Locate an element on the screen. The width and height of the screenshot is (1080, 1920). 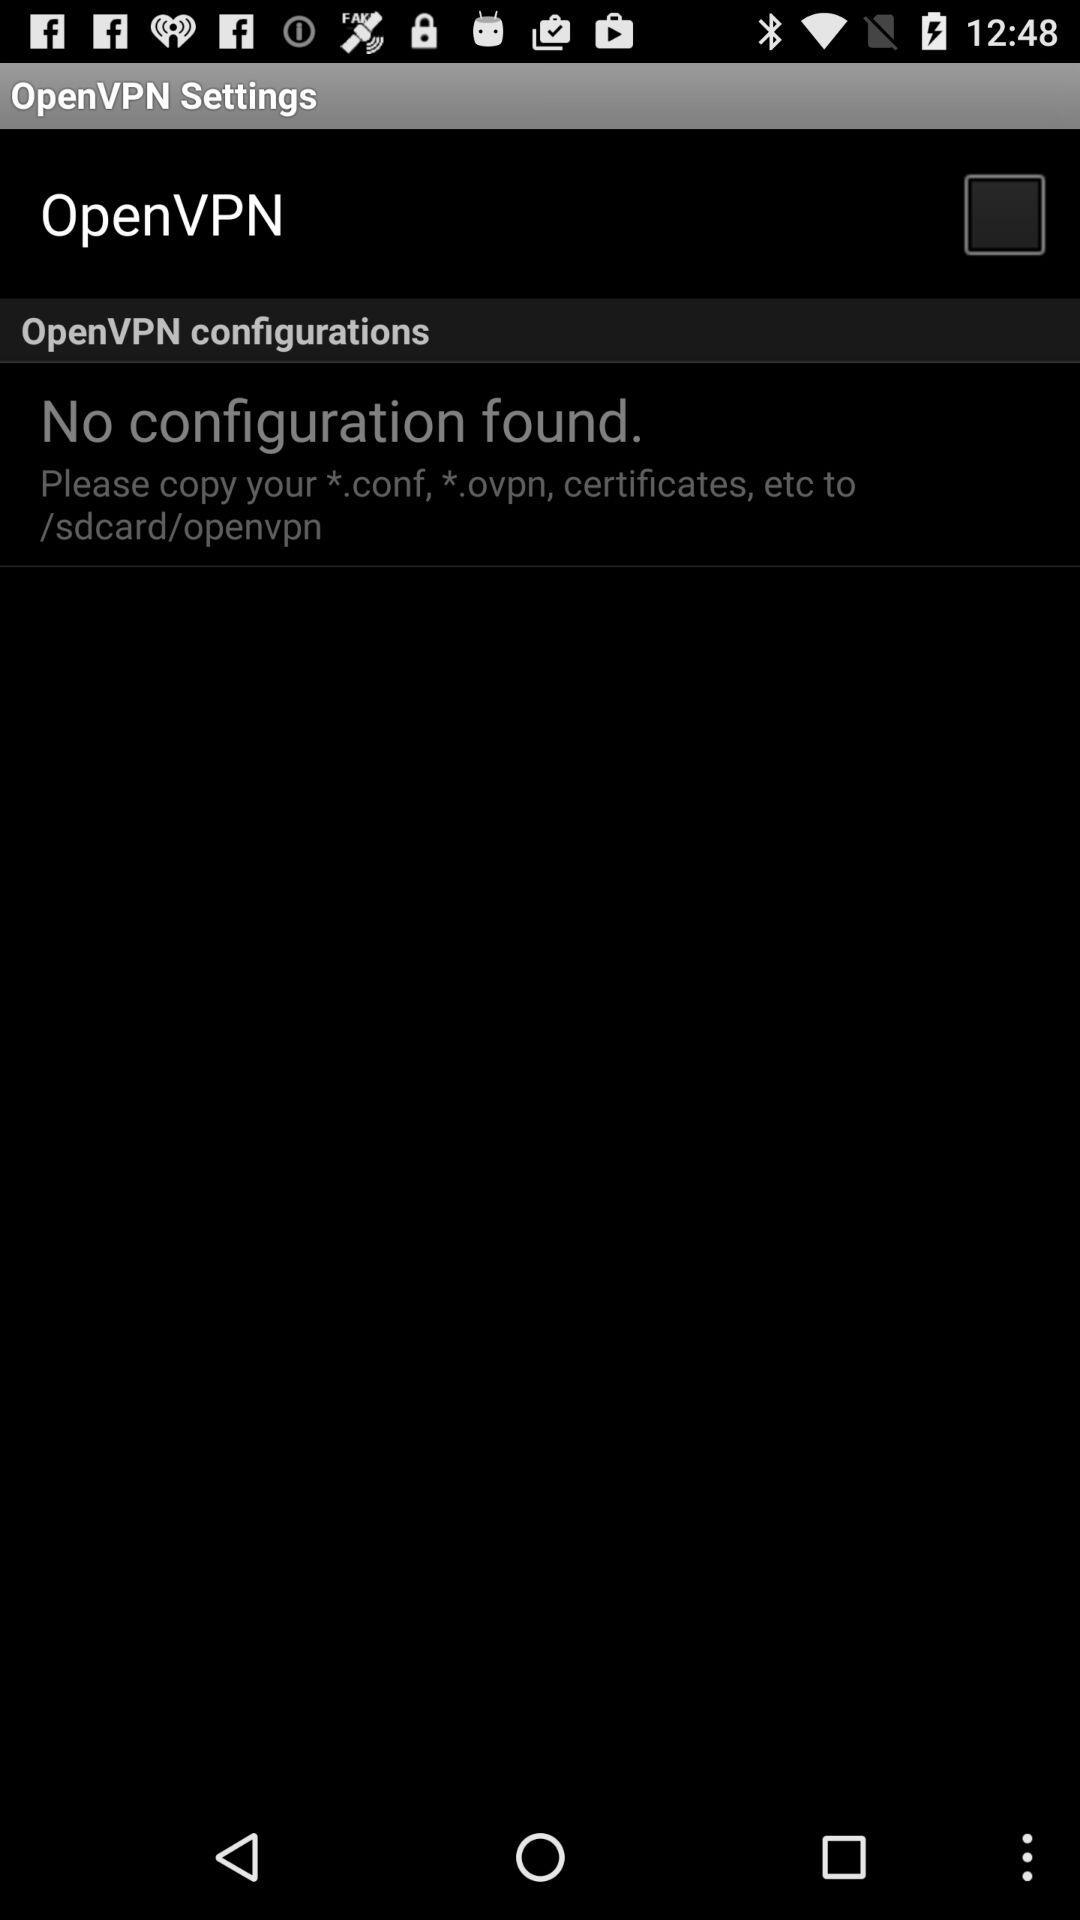
item next to openvpn item is located at coordinates (1003, 212).